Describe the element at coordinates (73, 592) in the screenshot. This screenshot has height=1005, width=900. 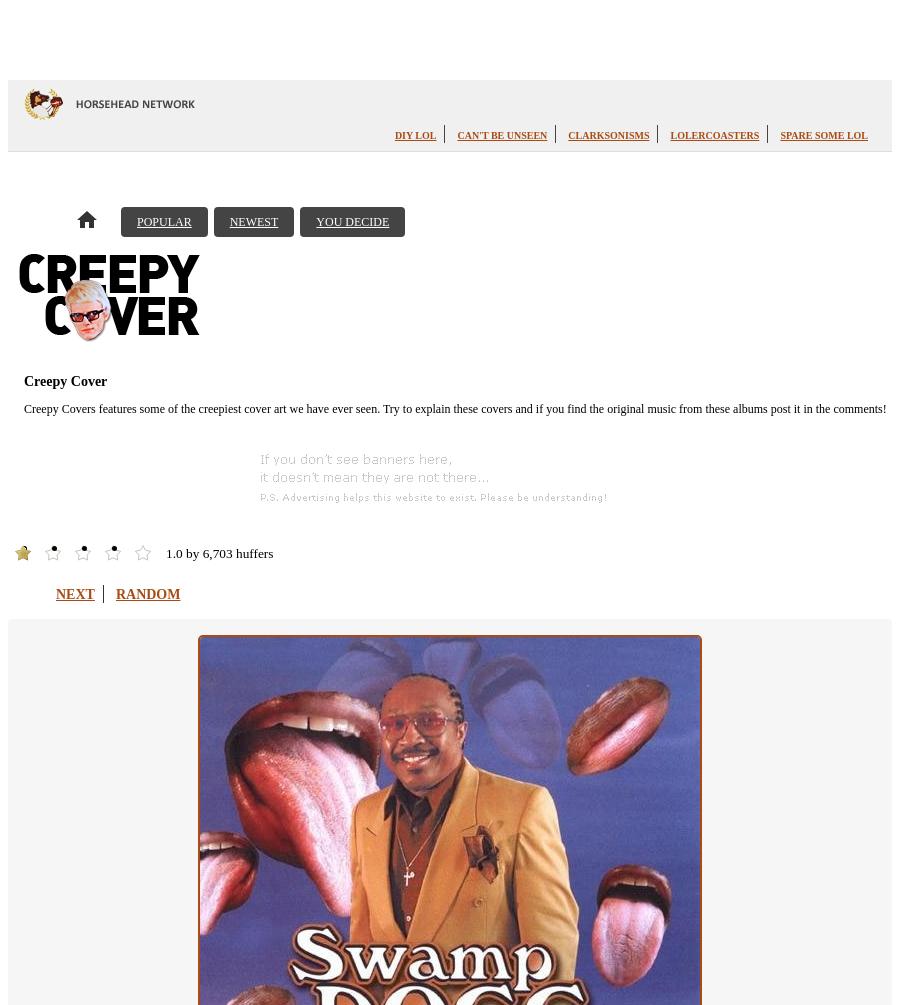
I see `'Next'` at that location.